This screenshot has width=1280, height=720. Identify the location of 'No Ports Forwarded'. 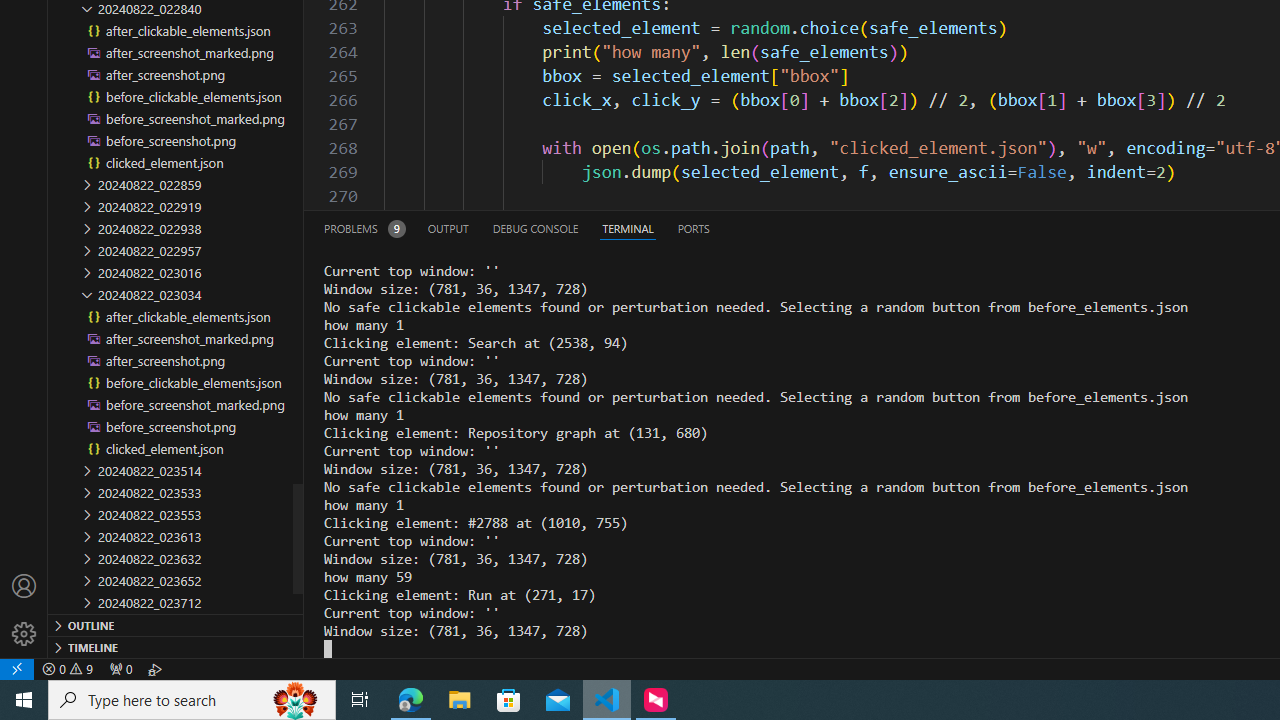
(119, 668).